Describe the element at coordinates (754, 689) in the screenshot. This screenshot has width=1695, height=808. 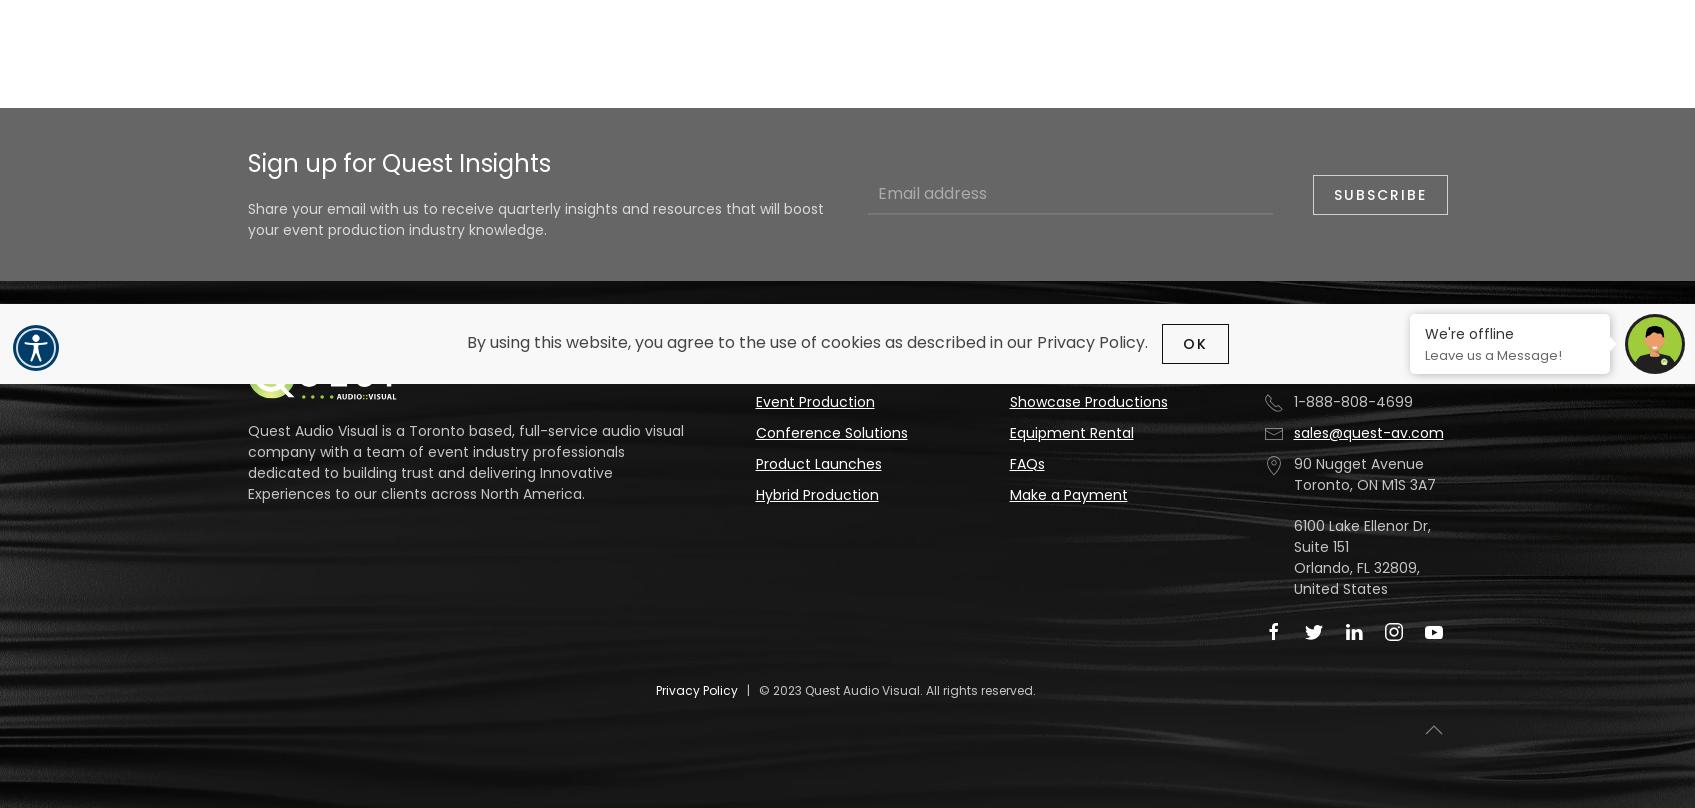
I see `'|   ©'` at that location.